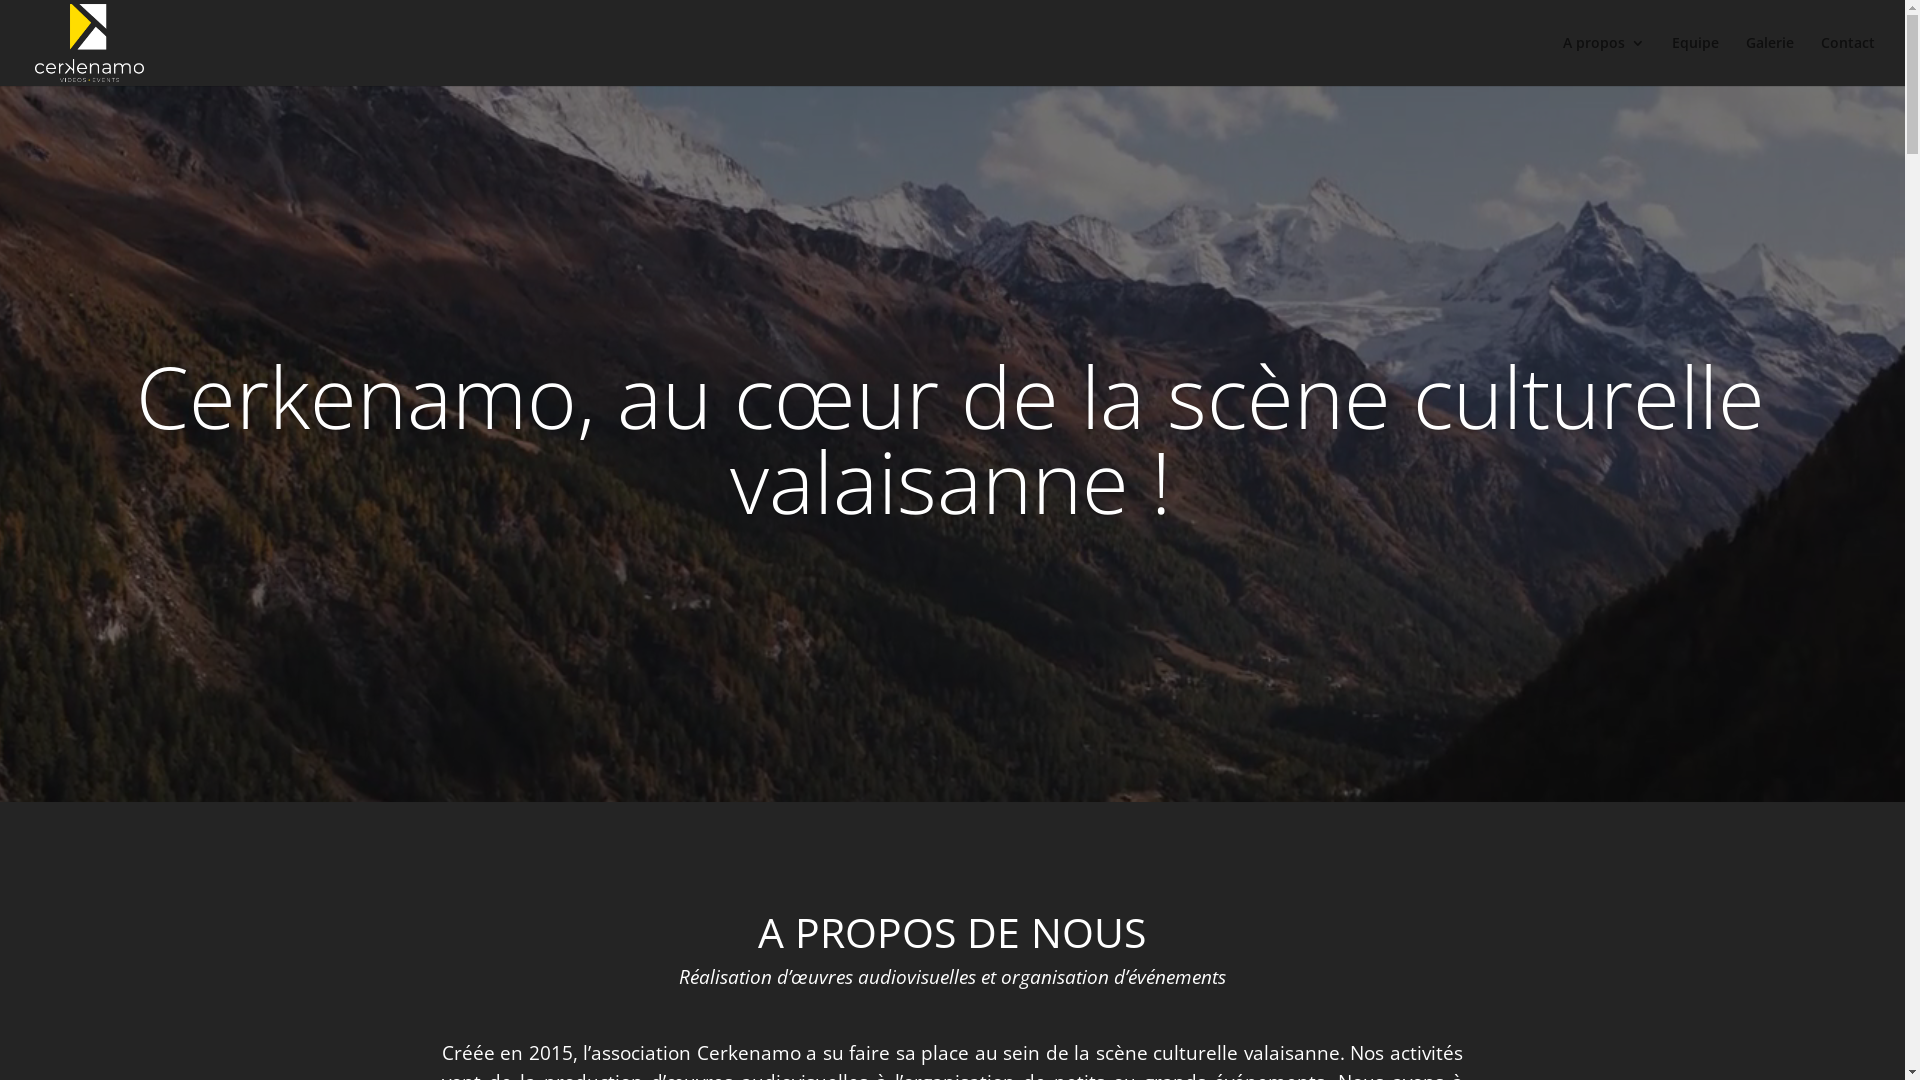 The height and width of the screenshot is (1080, 1920). What do you see at coordinates (1745, 60) in the screenshot?
I see `'Galerie'` at bounding box center [1745, 60].